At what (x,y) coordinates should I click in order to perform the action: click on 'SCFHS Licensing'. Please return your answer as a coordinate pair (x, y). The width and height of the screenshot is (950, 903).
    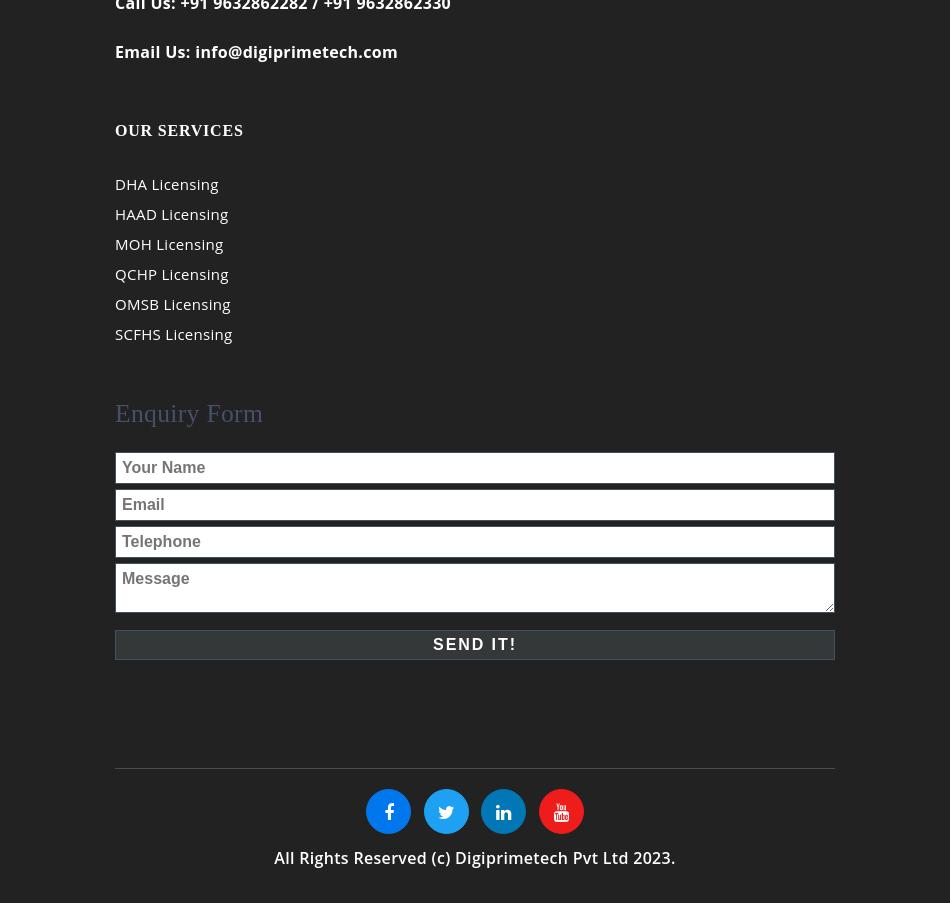
    Looking at the image, I should click on (173, 346).